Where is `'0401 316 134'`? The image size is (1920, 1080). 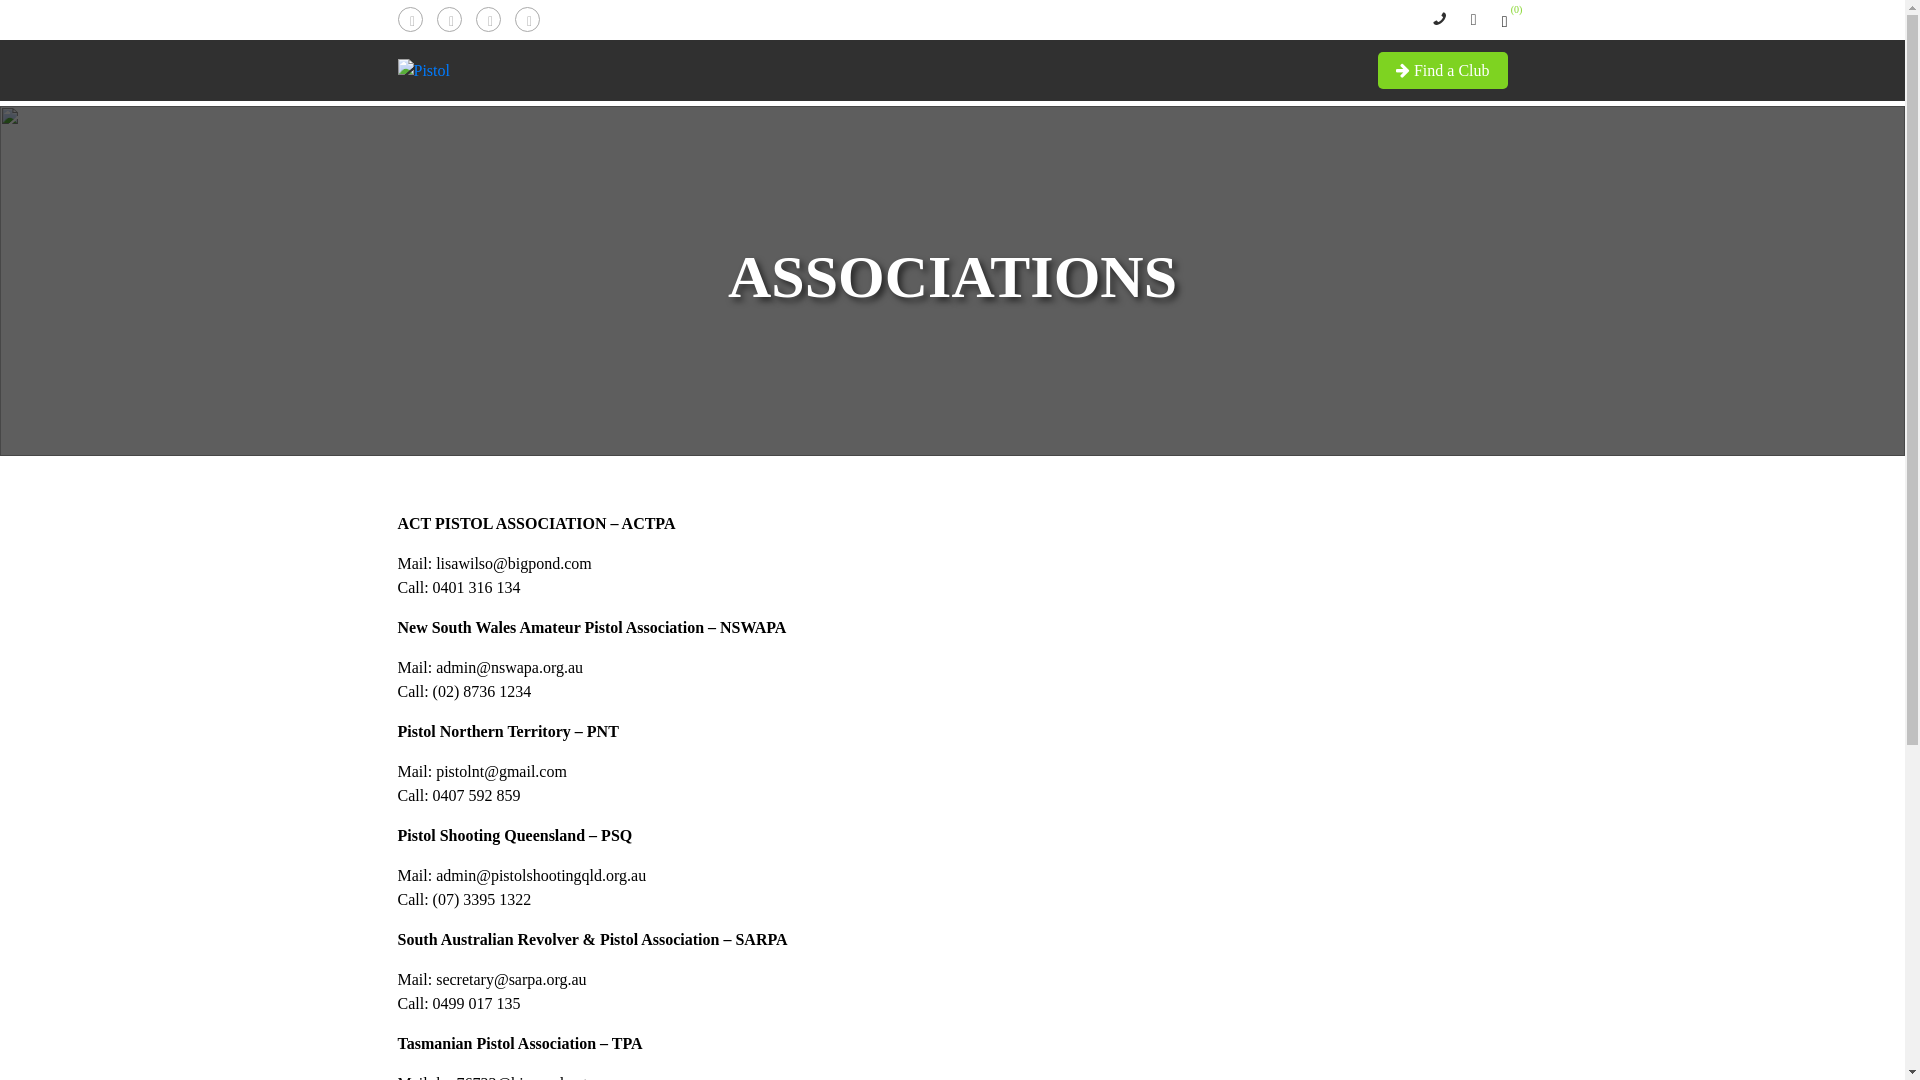 '0401 316 134' is located at coordinates (475, 586).